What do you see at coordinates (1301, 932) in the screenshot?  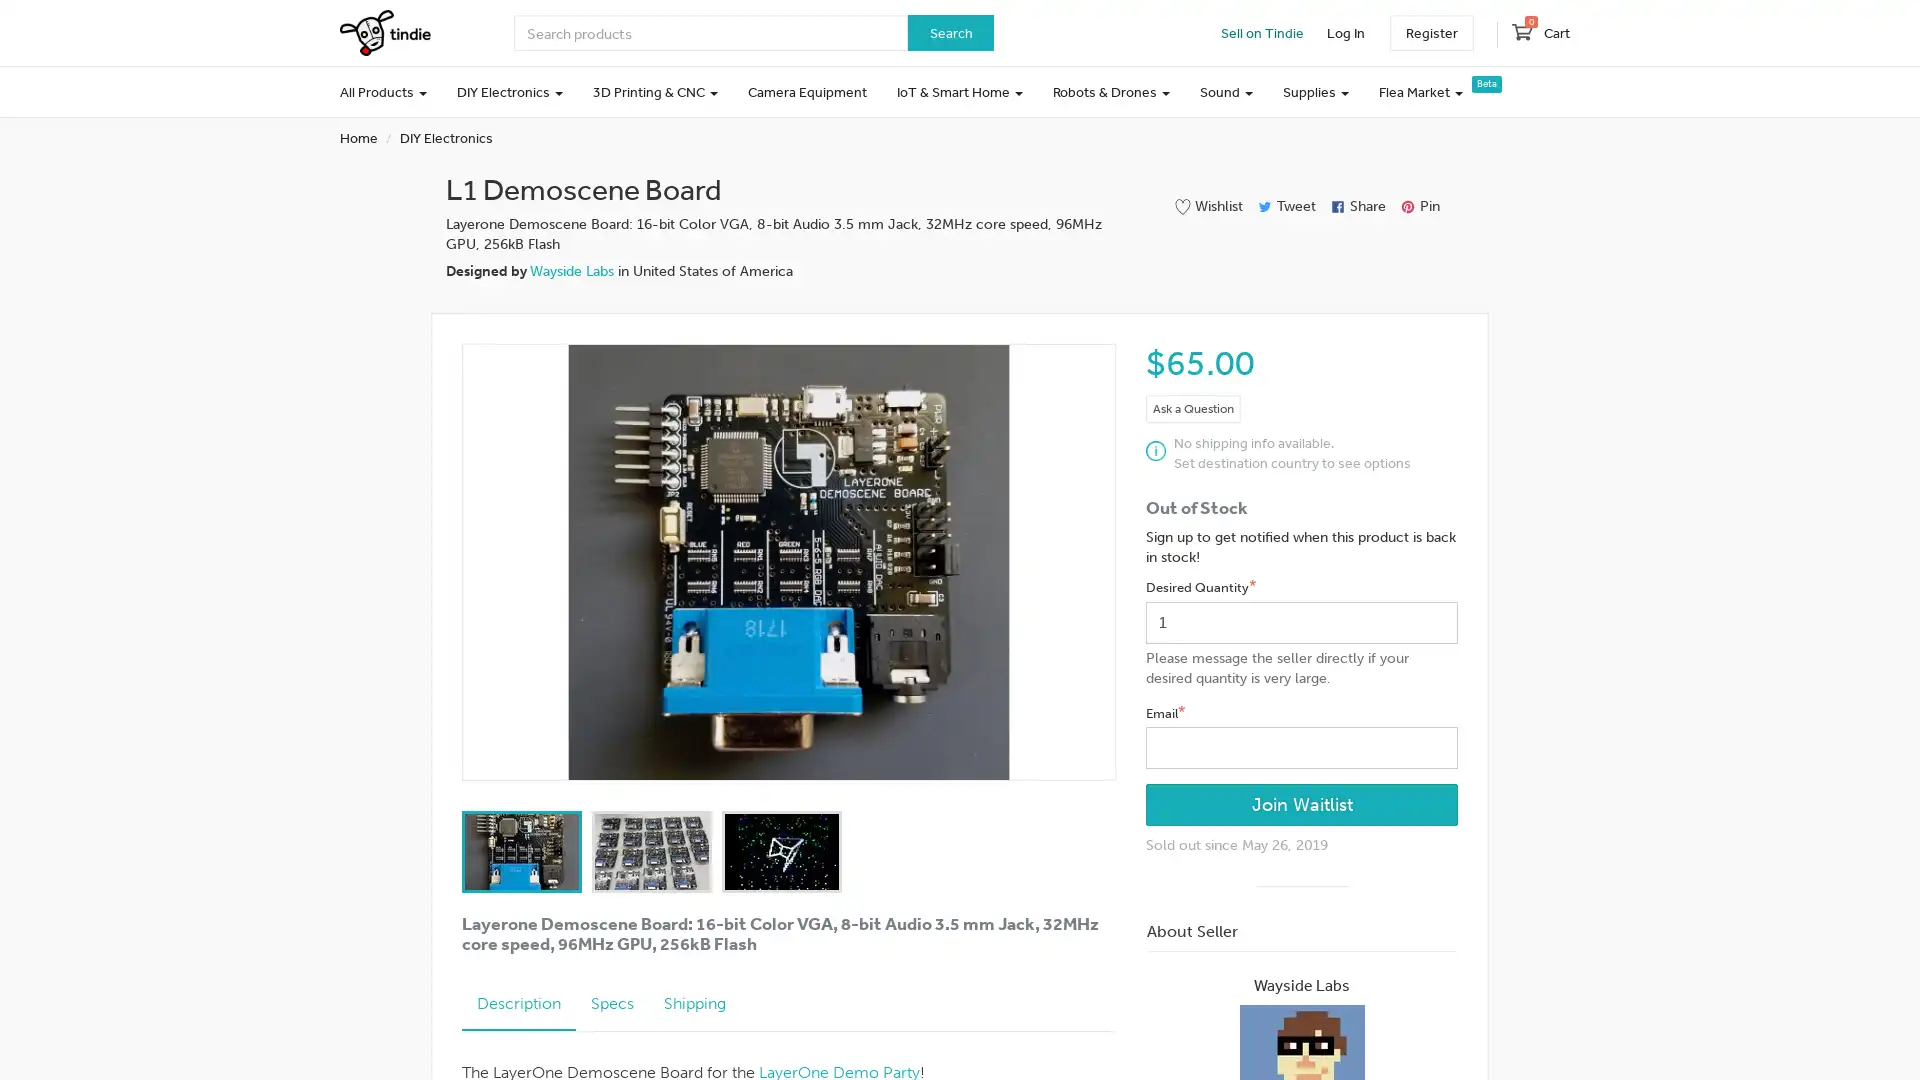 I see `About Seller` at bounding box center [1301, 932].